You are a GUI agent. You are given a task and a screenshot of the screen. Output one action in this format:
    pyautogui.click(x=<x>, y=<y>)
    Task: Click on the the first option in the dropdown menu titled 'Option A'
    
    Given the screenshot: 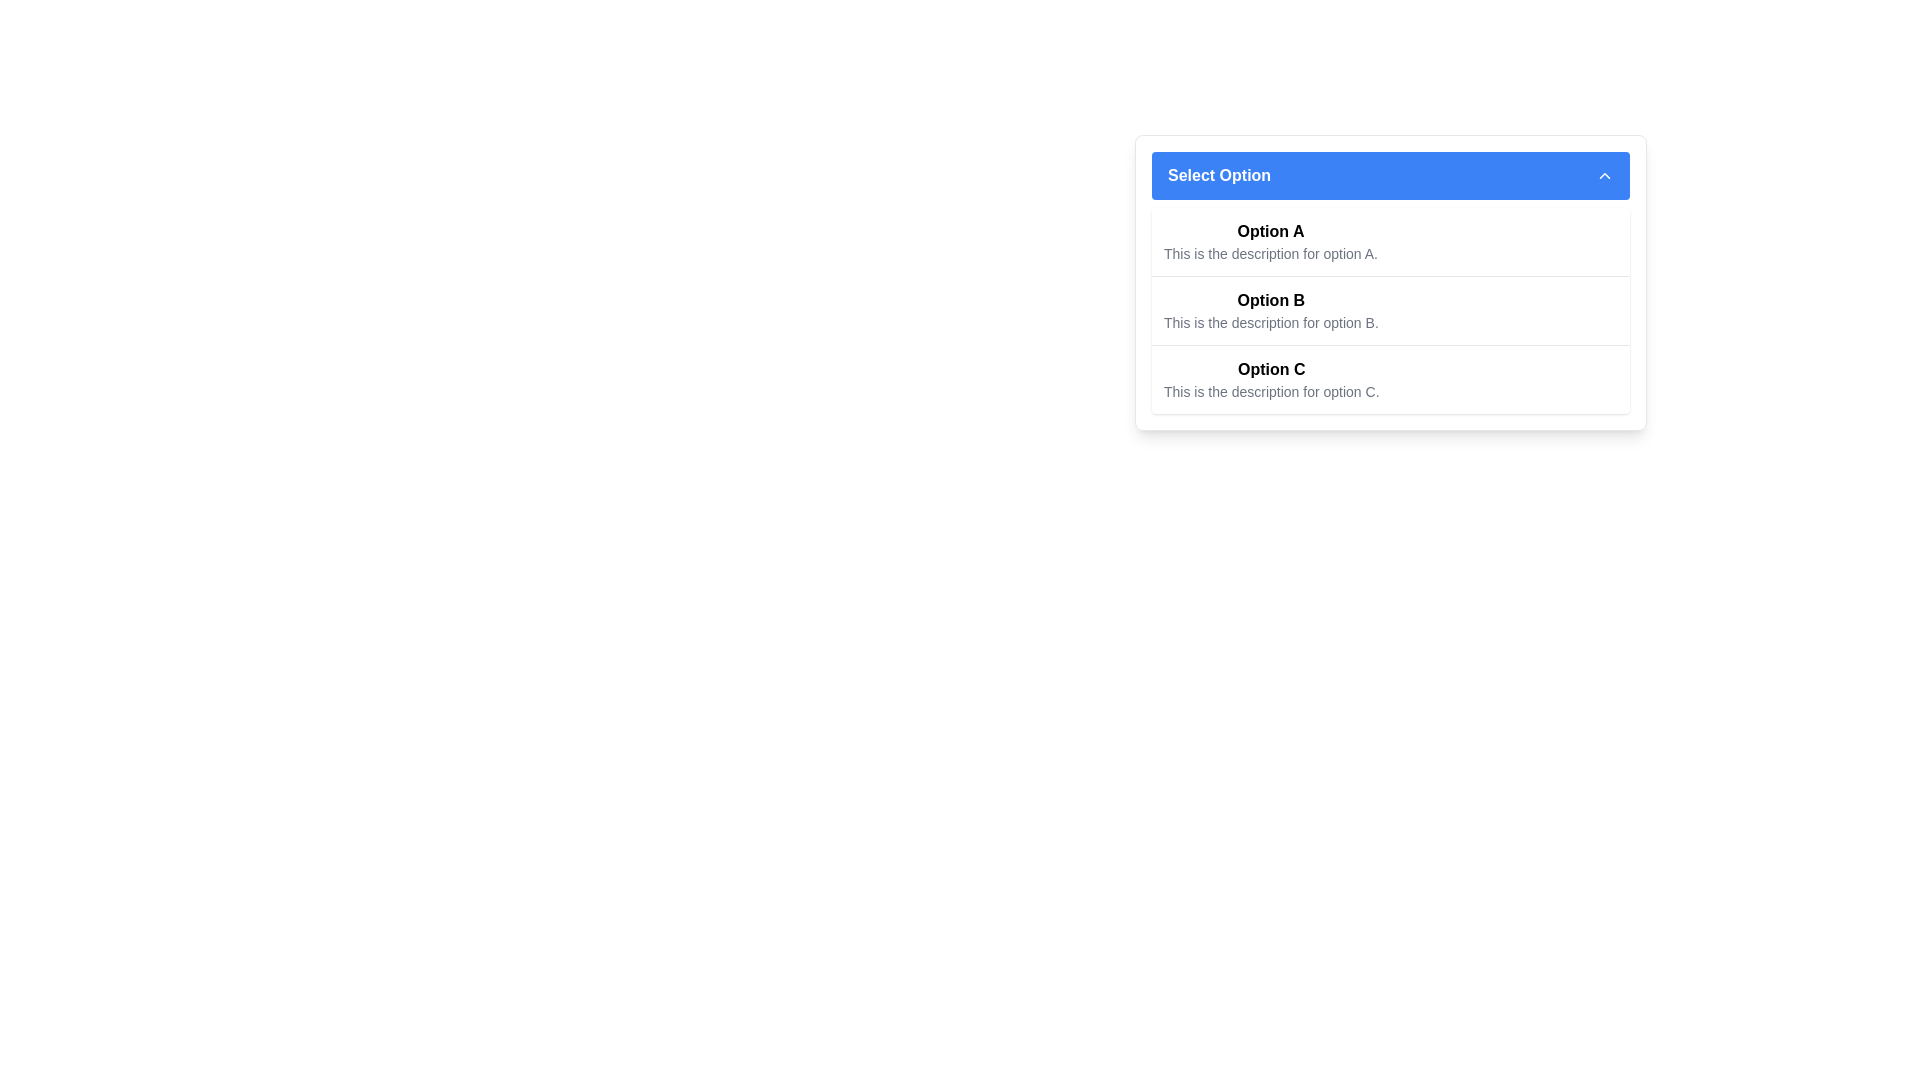 What is the action you would take?
    pyautogui.click(x=1390, y=241)
    